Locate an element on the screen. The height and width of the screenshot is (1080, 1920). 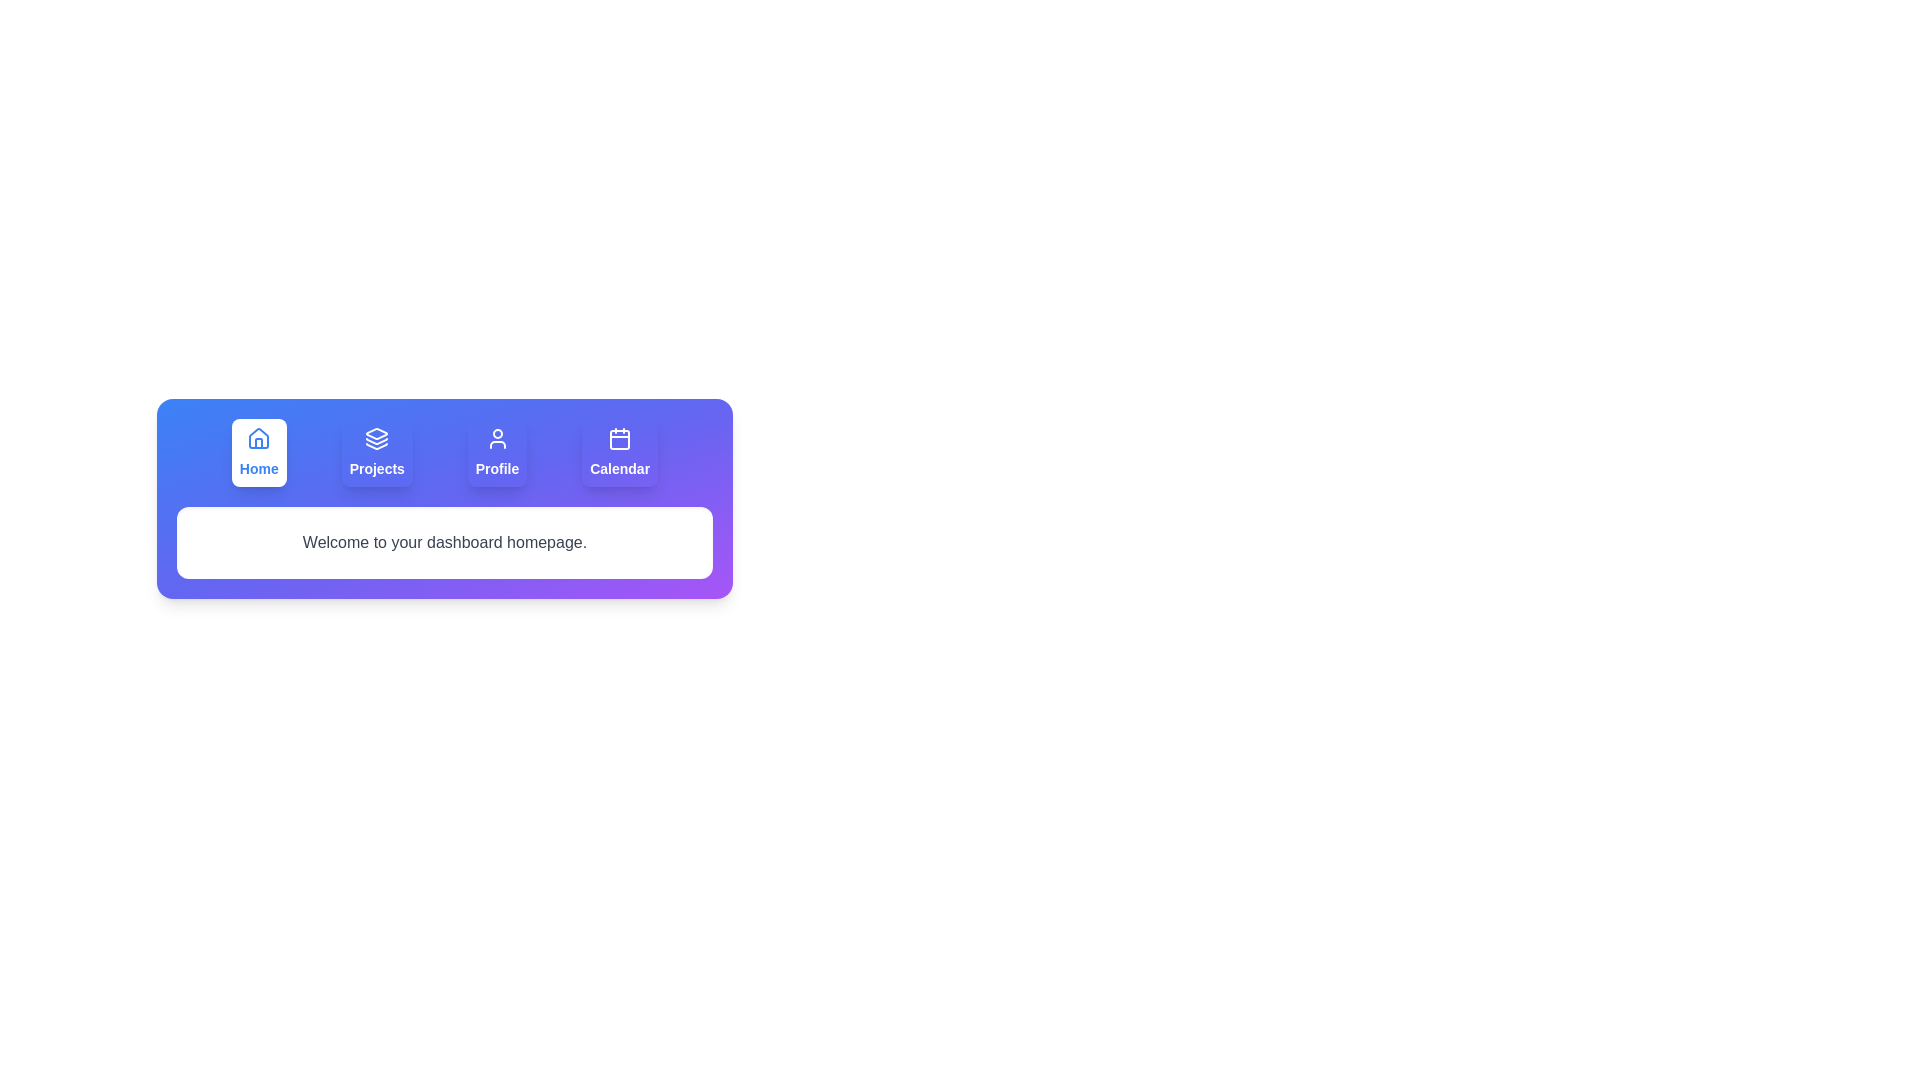
the tab labeled Profile to view its content is located at coordinates (497, 452).